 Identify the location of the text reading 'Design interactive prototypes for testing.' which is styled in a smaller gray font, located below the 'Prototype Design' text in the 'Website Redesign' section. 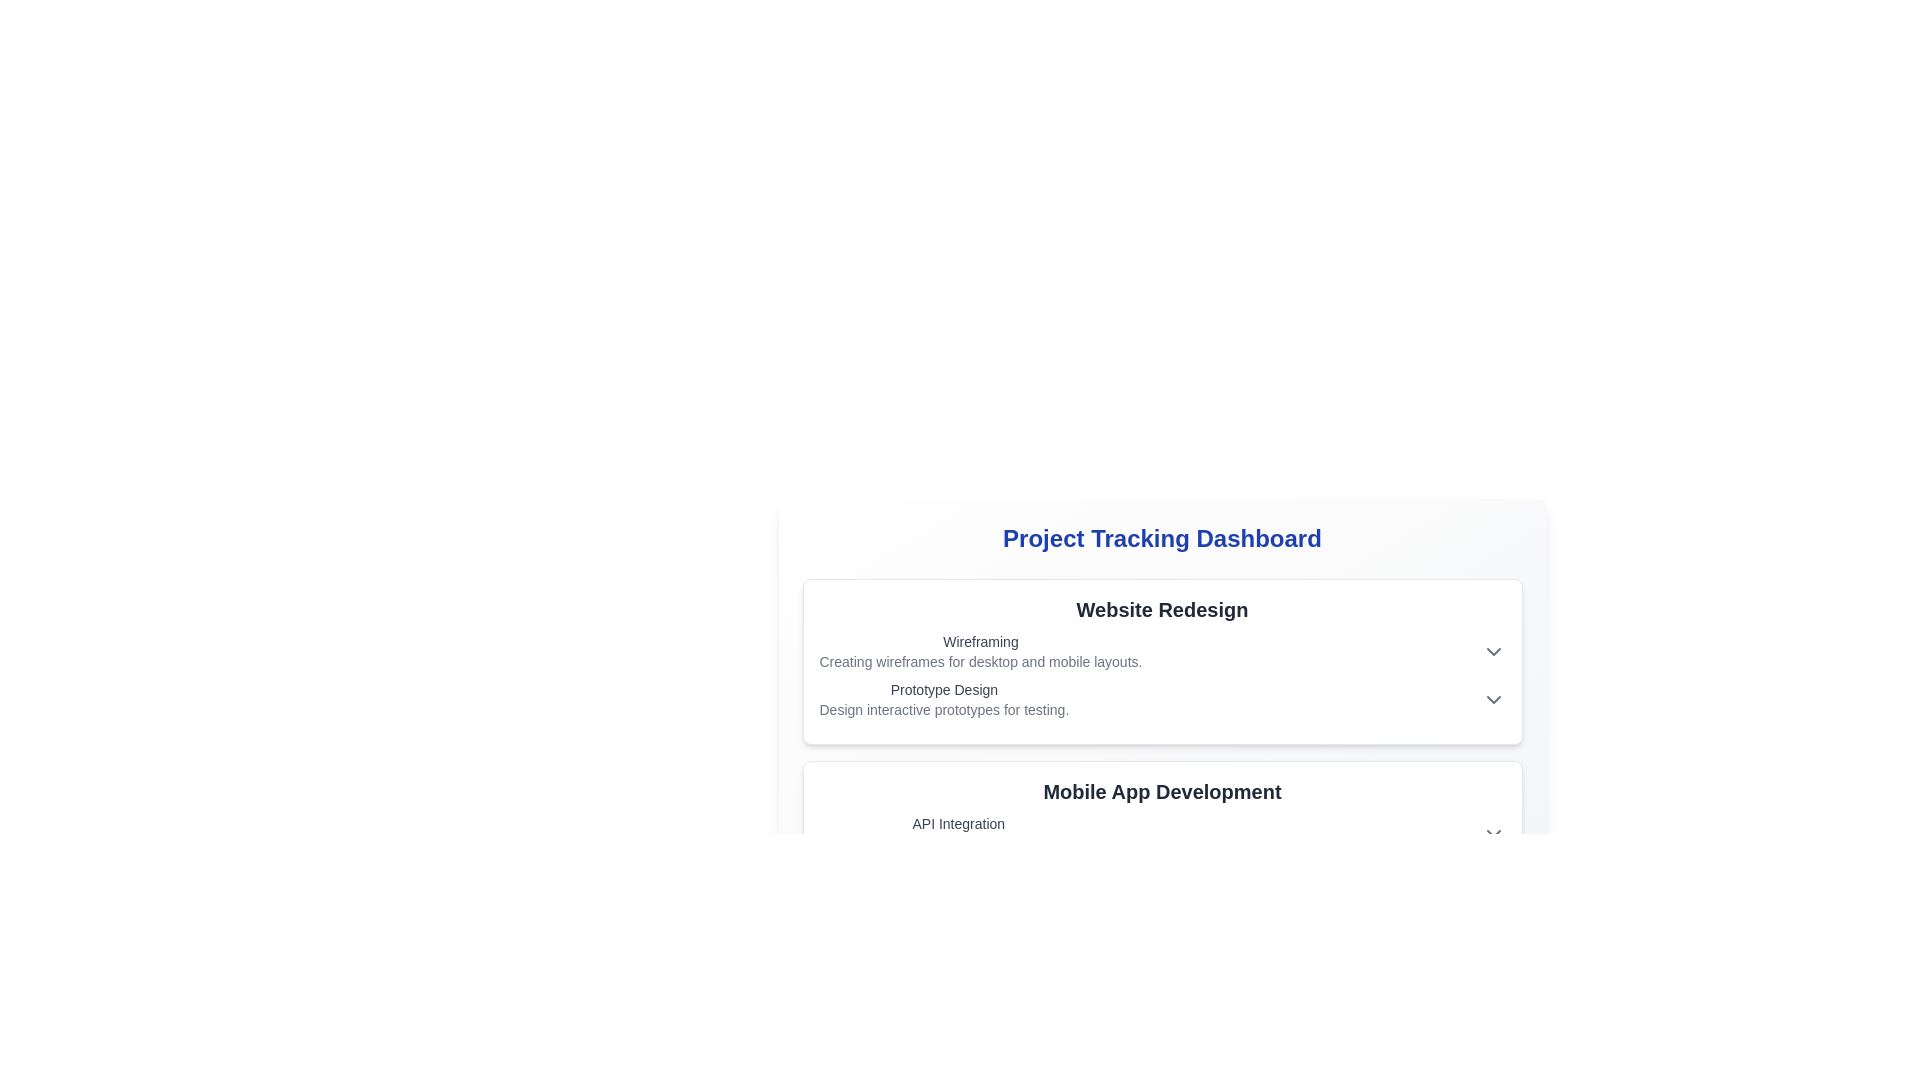
(943, 708).